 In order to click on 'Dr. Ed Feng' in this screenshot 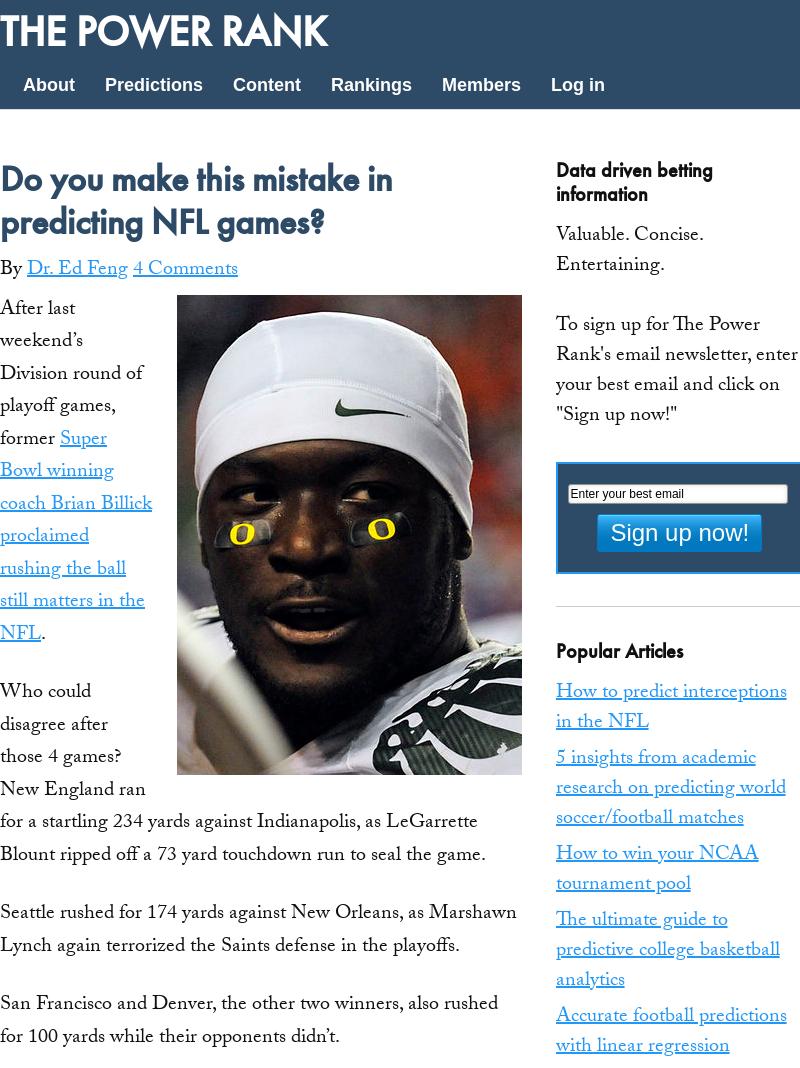, I will do `click(77, 268)`.